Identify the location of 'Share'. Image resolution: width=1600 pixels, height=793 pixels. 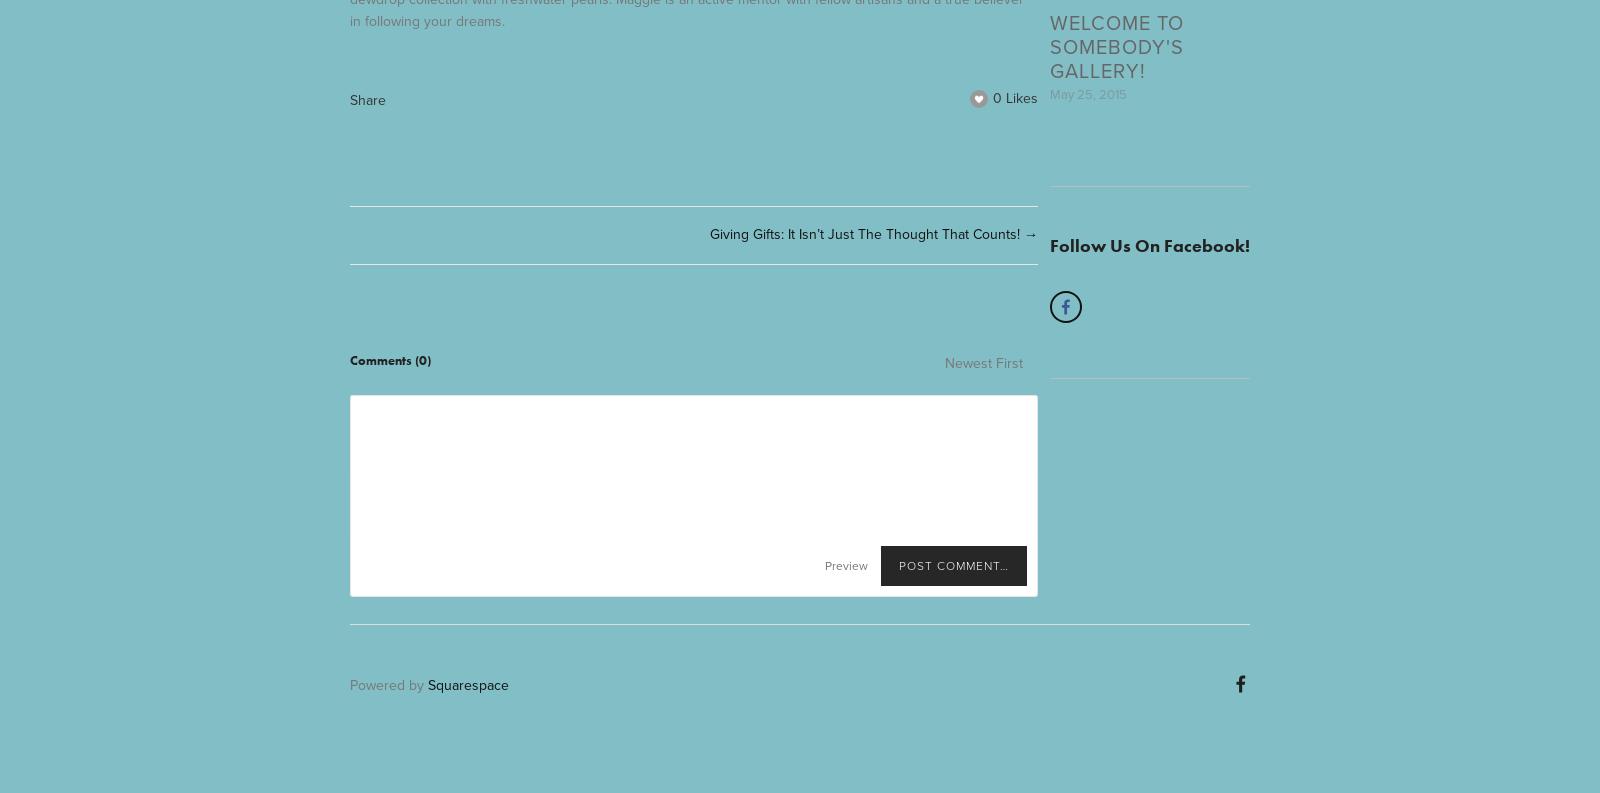
(368, 98).